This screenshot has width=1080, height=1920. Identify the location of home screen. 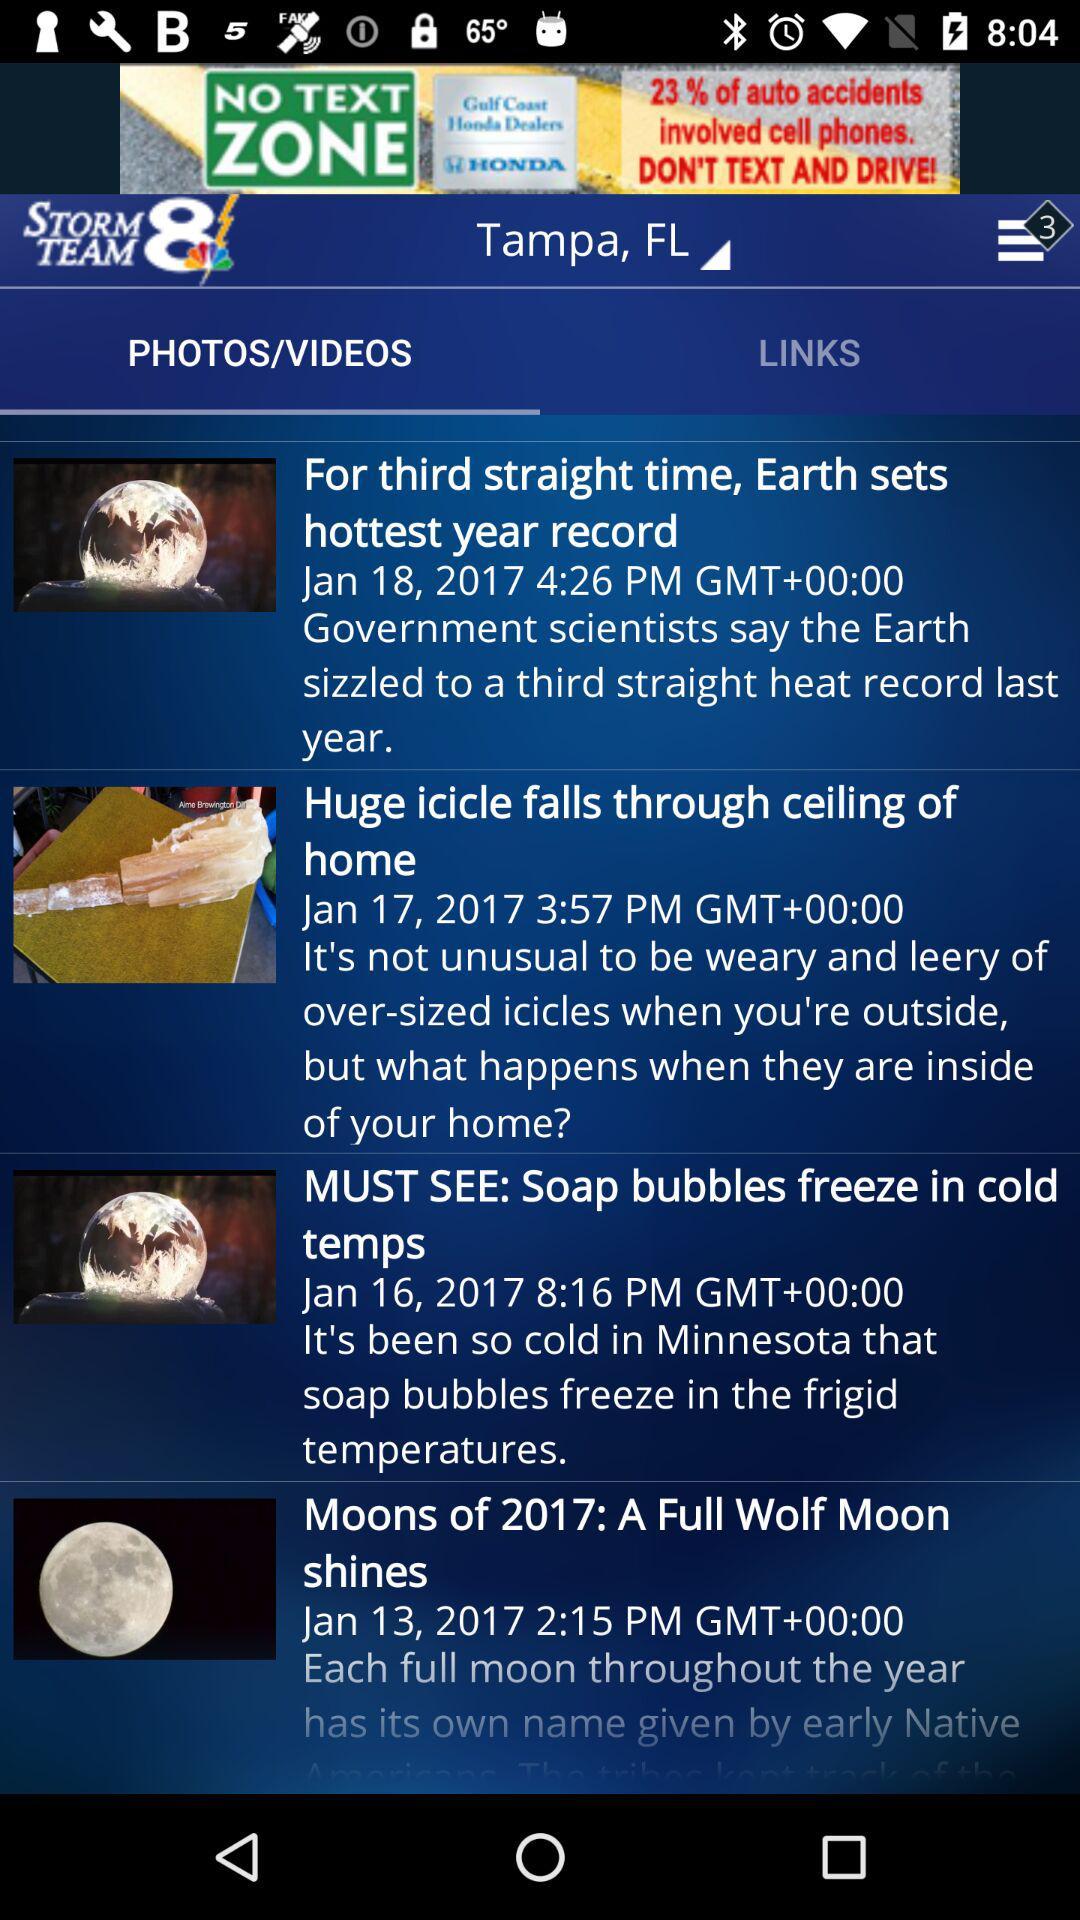
(131, 240).